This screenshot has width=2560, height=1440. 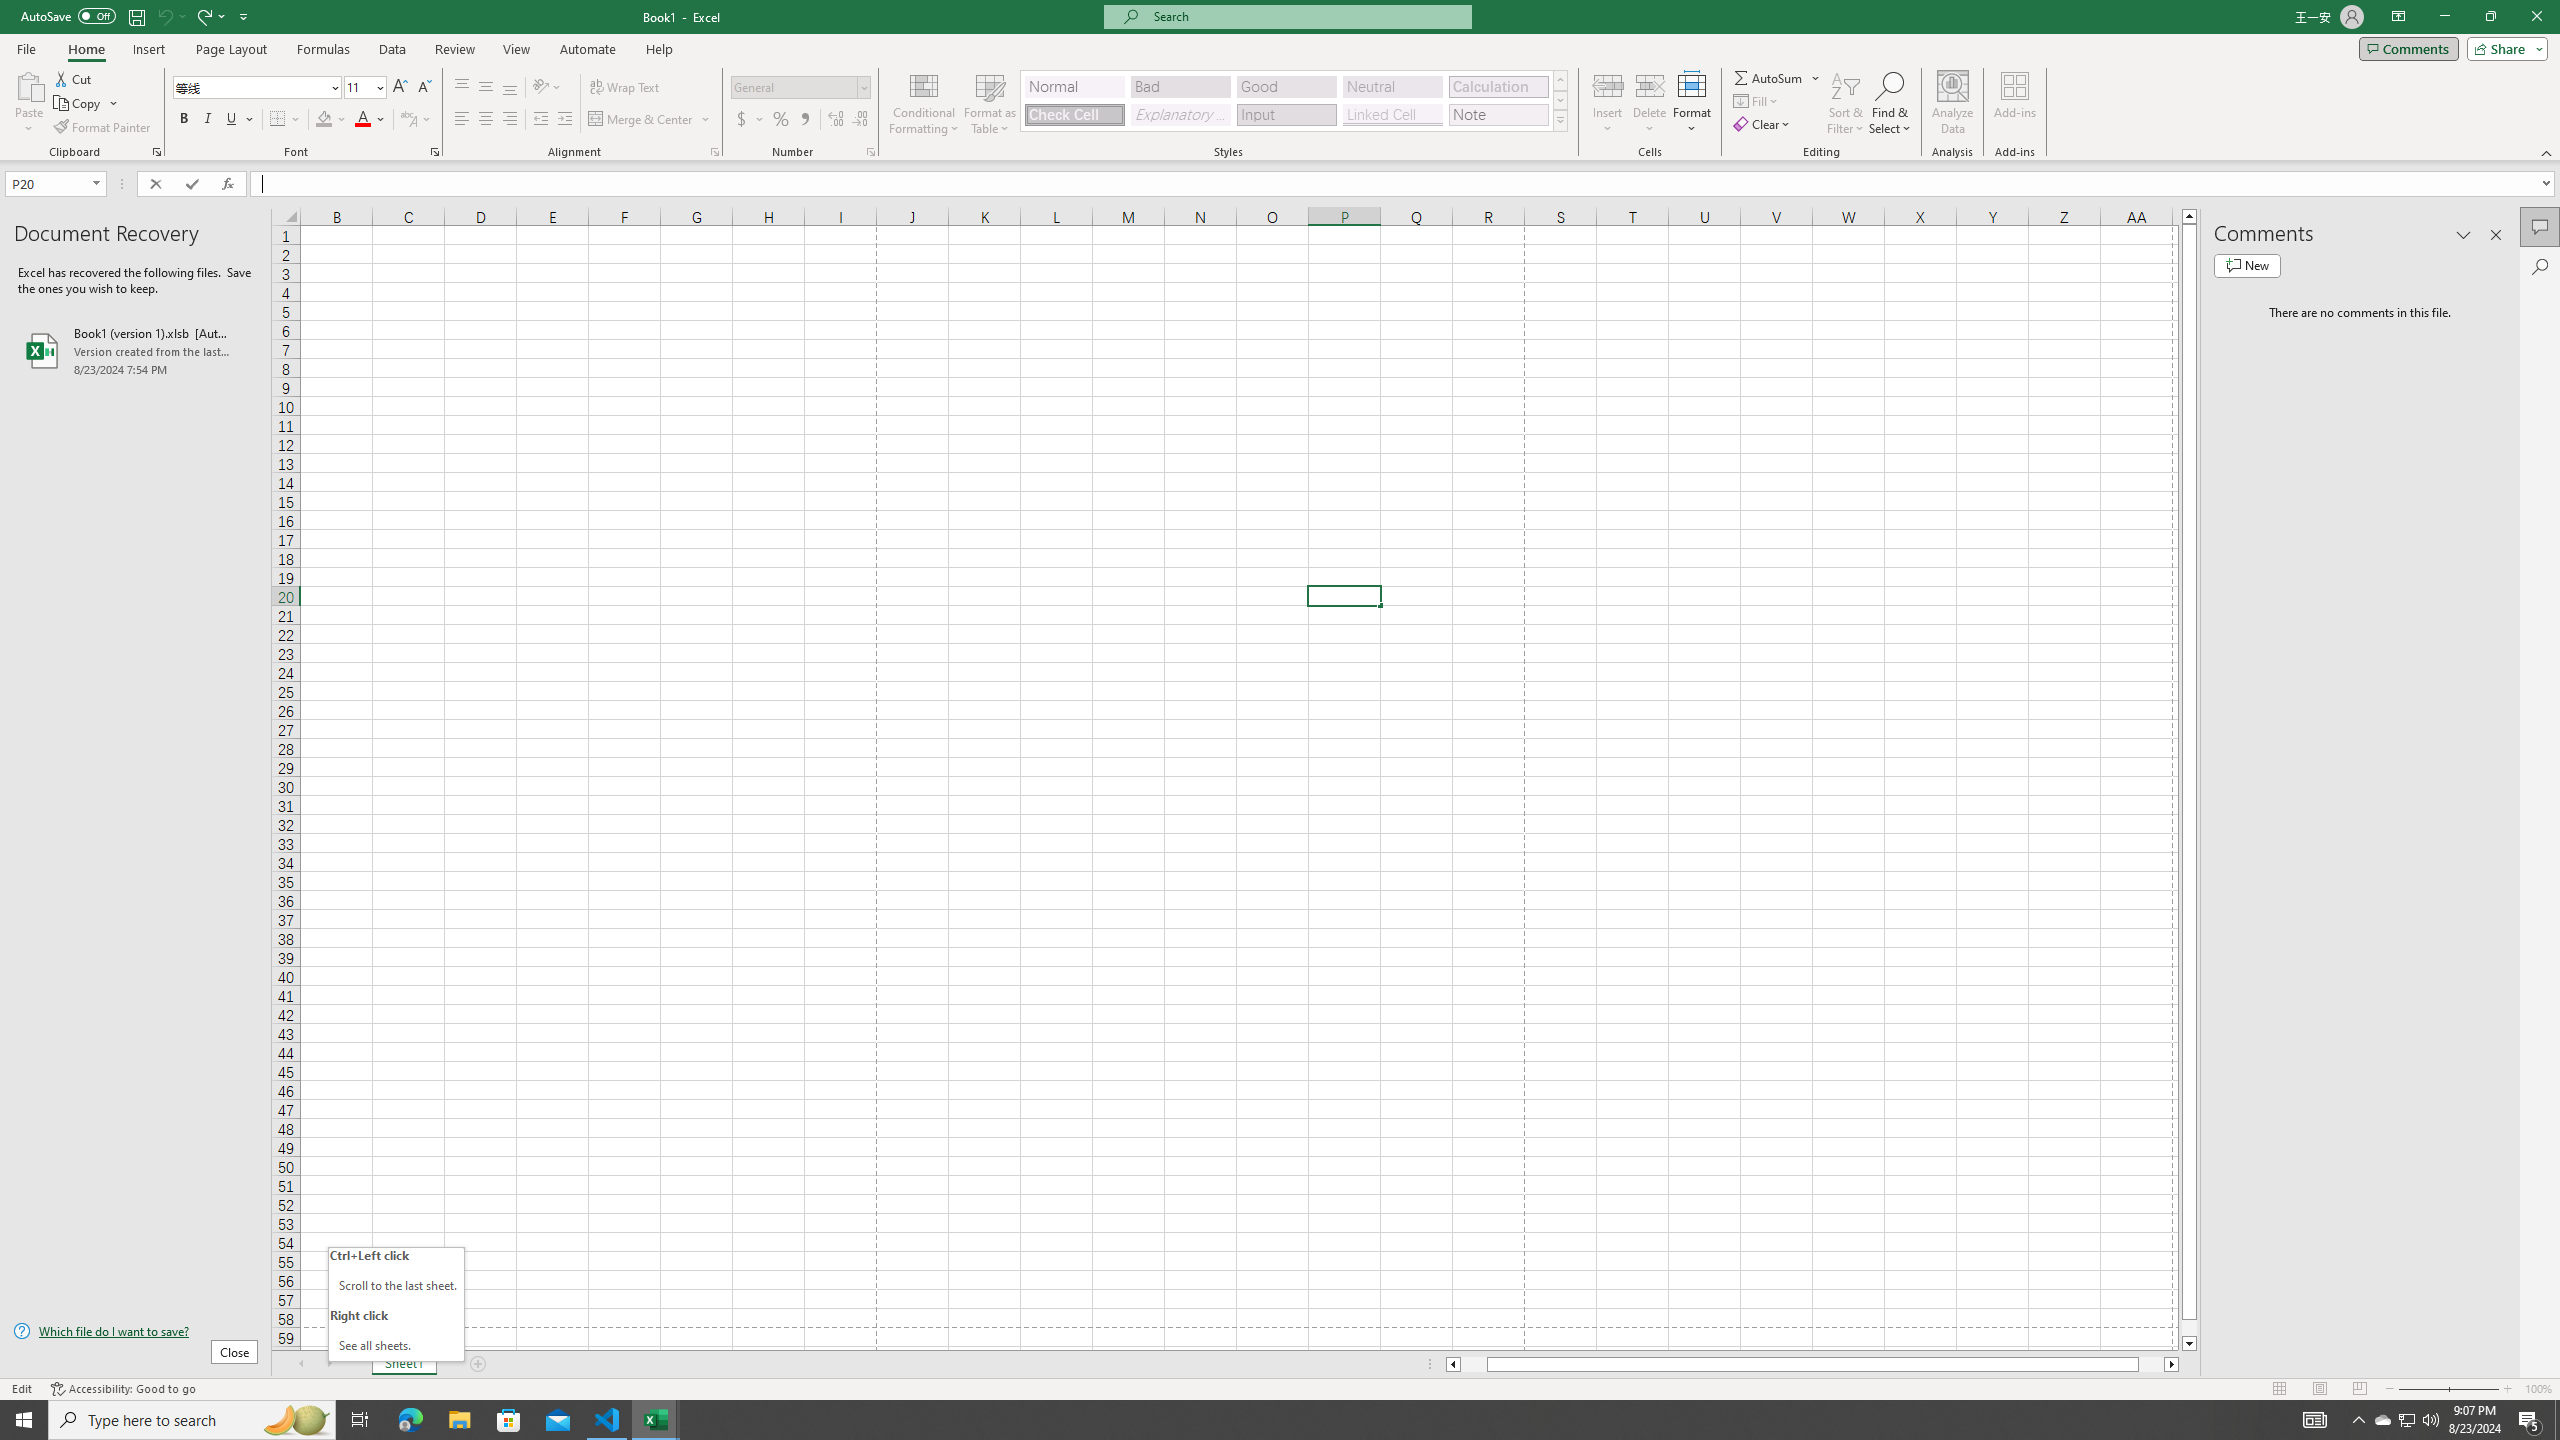 What do you see at coordinates (423, 87) in the screenshot?
I see `'Decrease Font Size'` at bounding box center [423, 87].